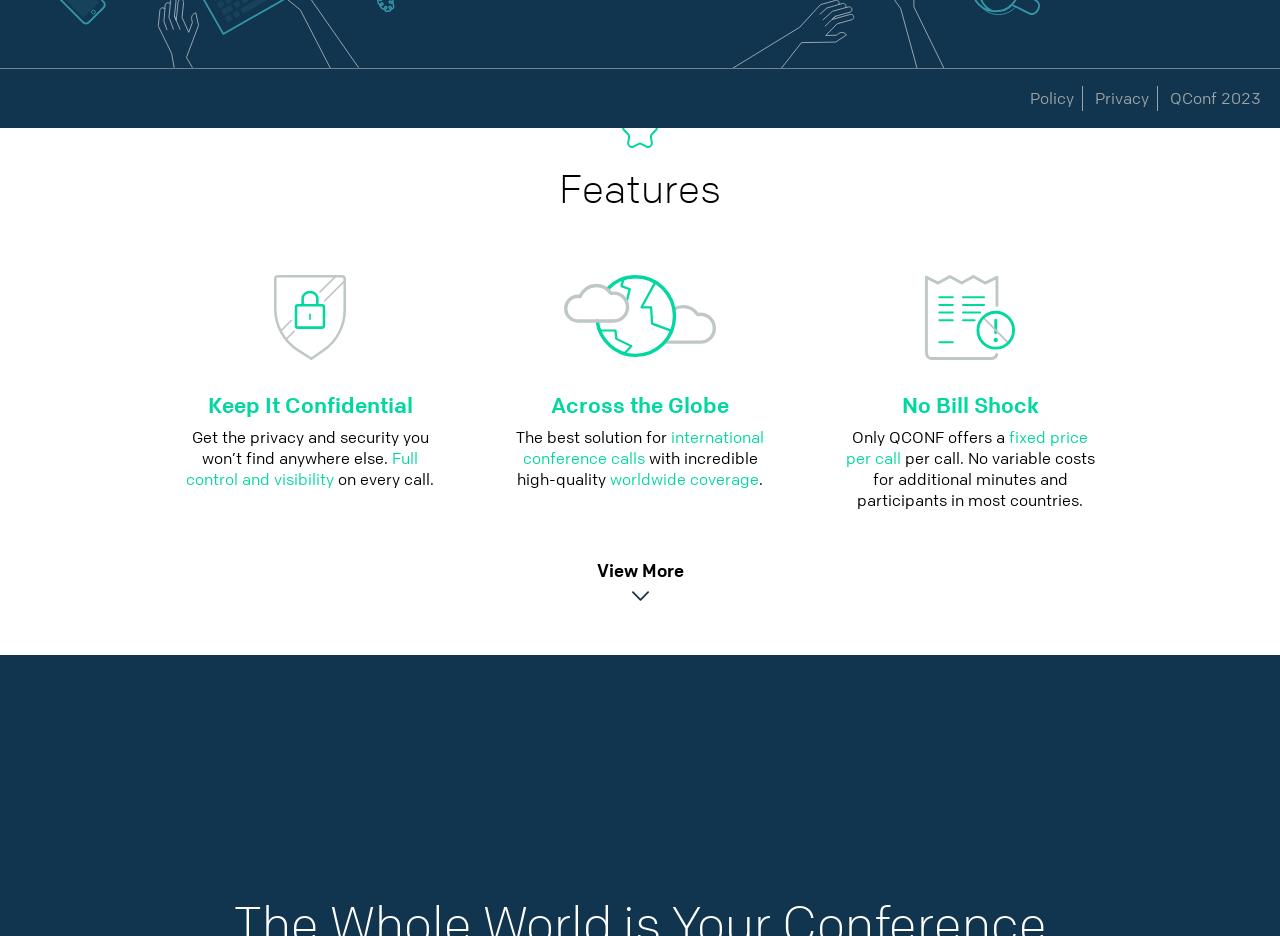 The width and height of the screenshot is (1280, 936). Describe the element at coordinates (524, 97) in the screenshot. I see `'Countries'` at that location.